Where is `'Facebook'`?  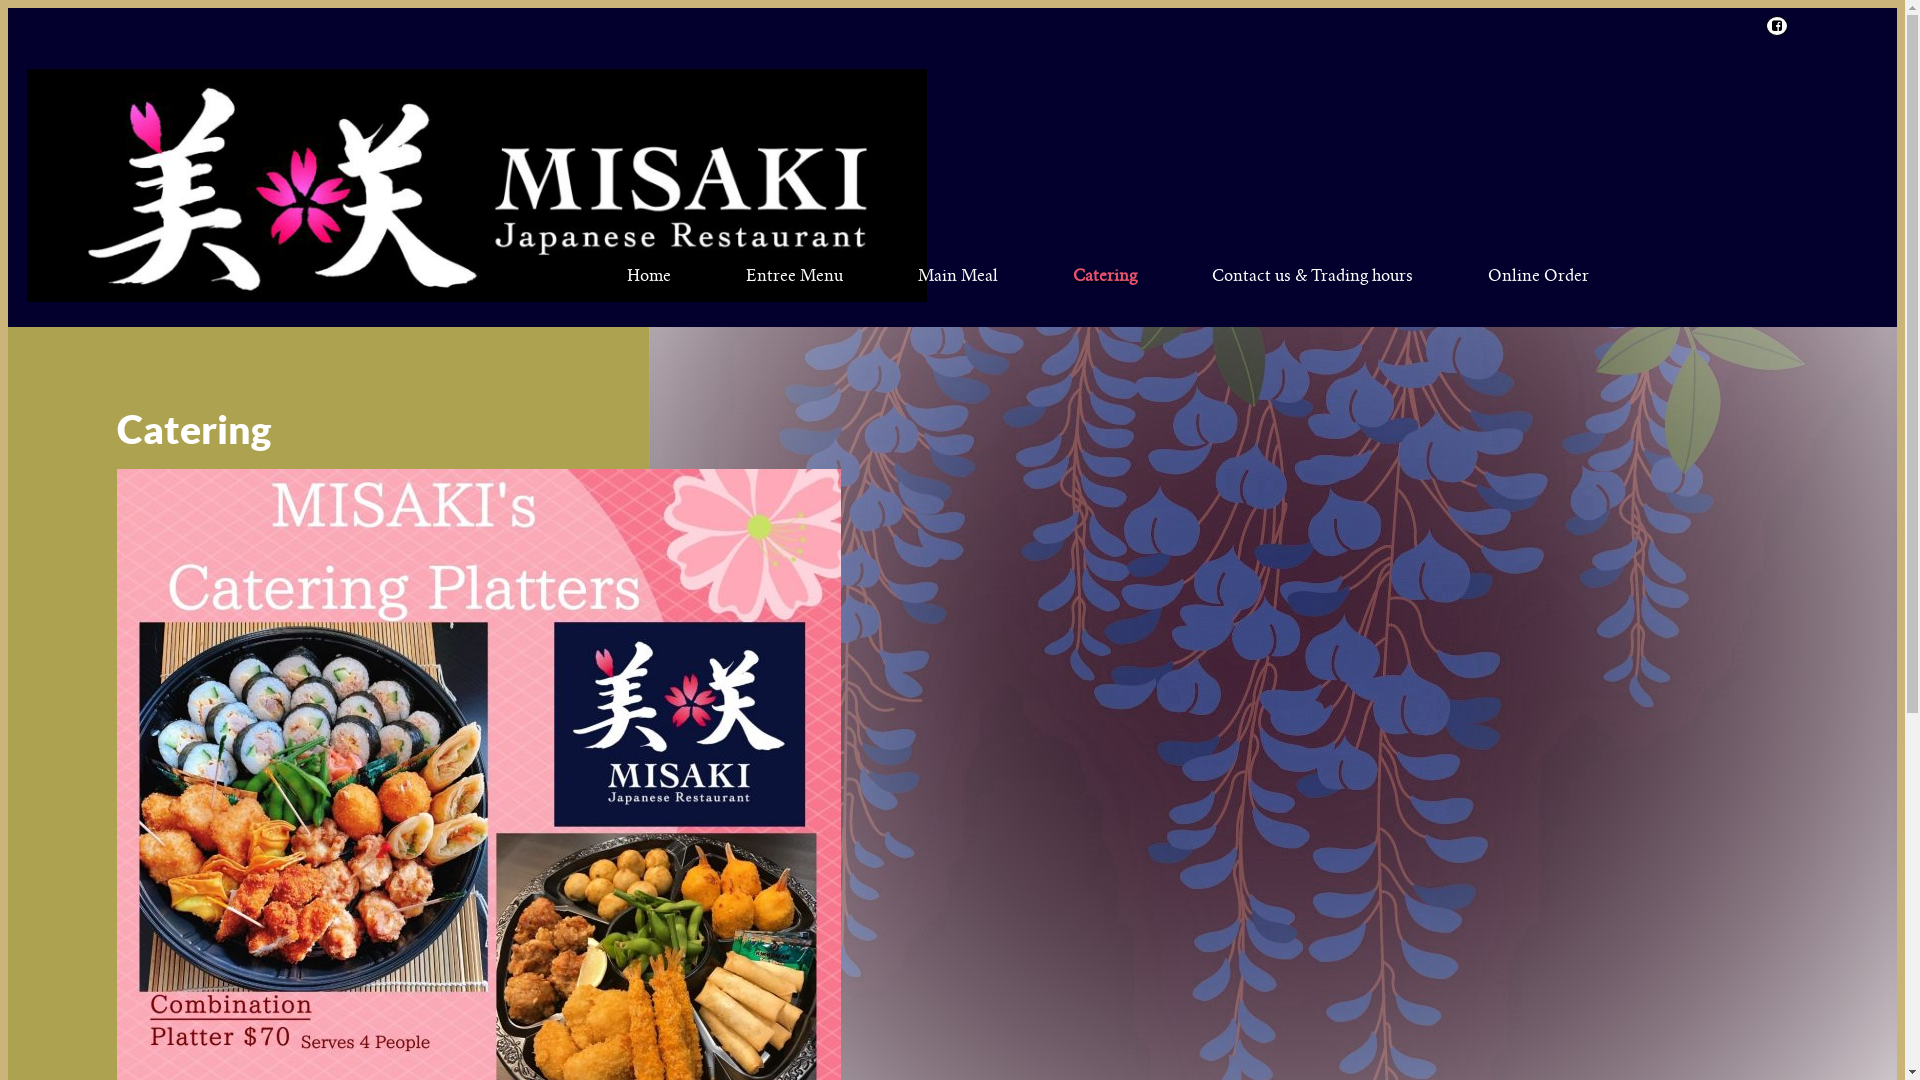
'Facebook' is located at coordinates (1761, 25).